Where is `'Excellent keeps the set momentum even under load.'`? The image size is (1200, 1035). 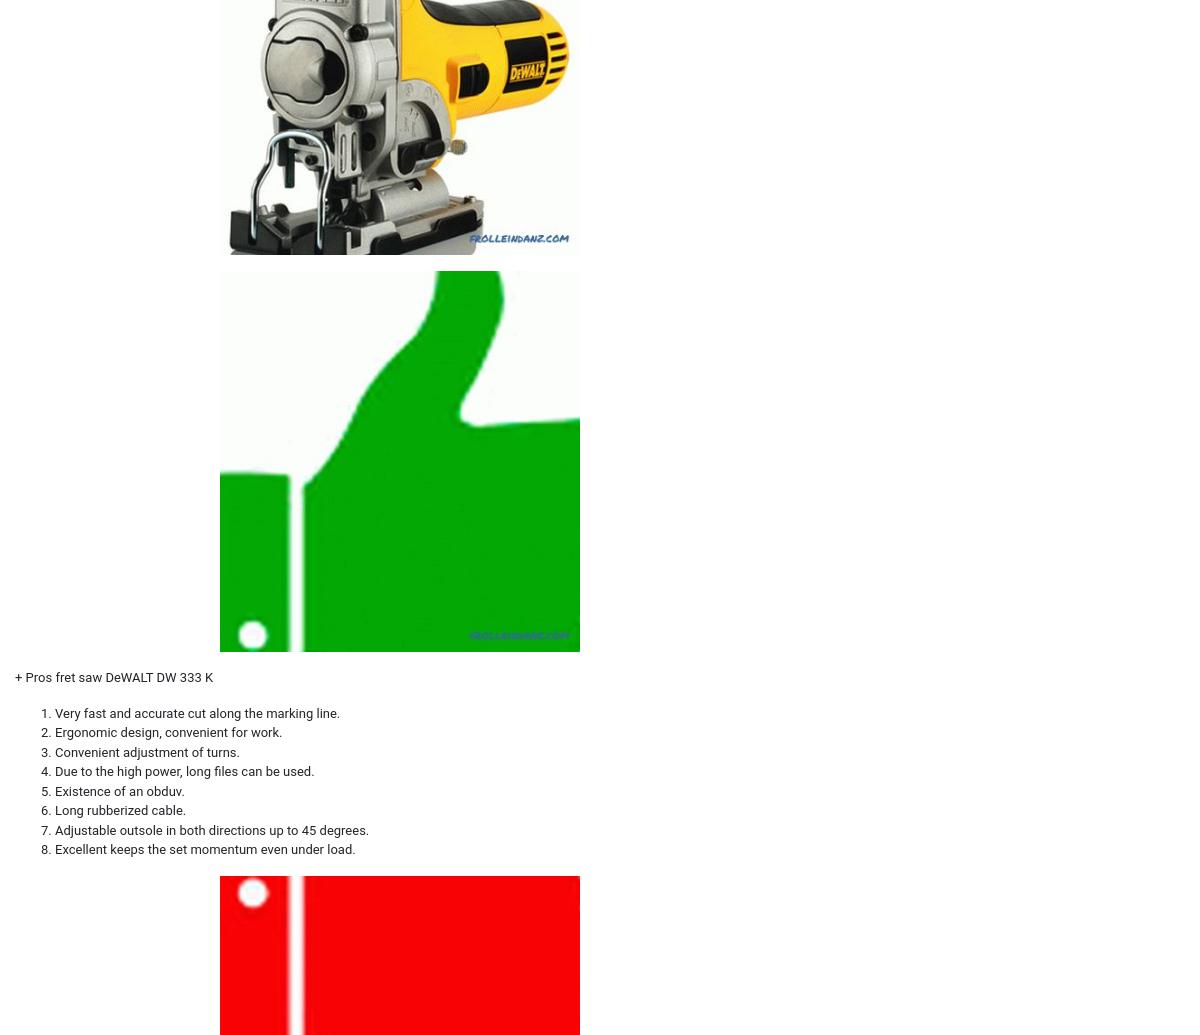
'Excellent keeps the set momentum even under load.' is located at coordinates (203, 848).